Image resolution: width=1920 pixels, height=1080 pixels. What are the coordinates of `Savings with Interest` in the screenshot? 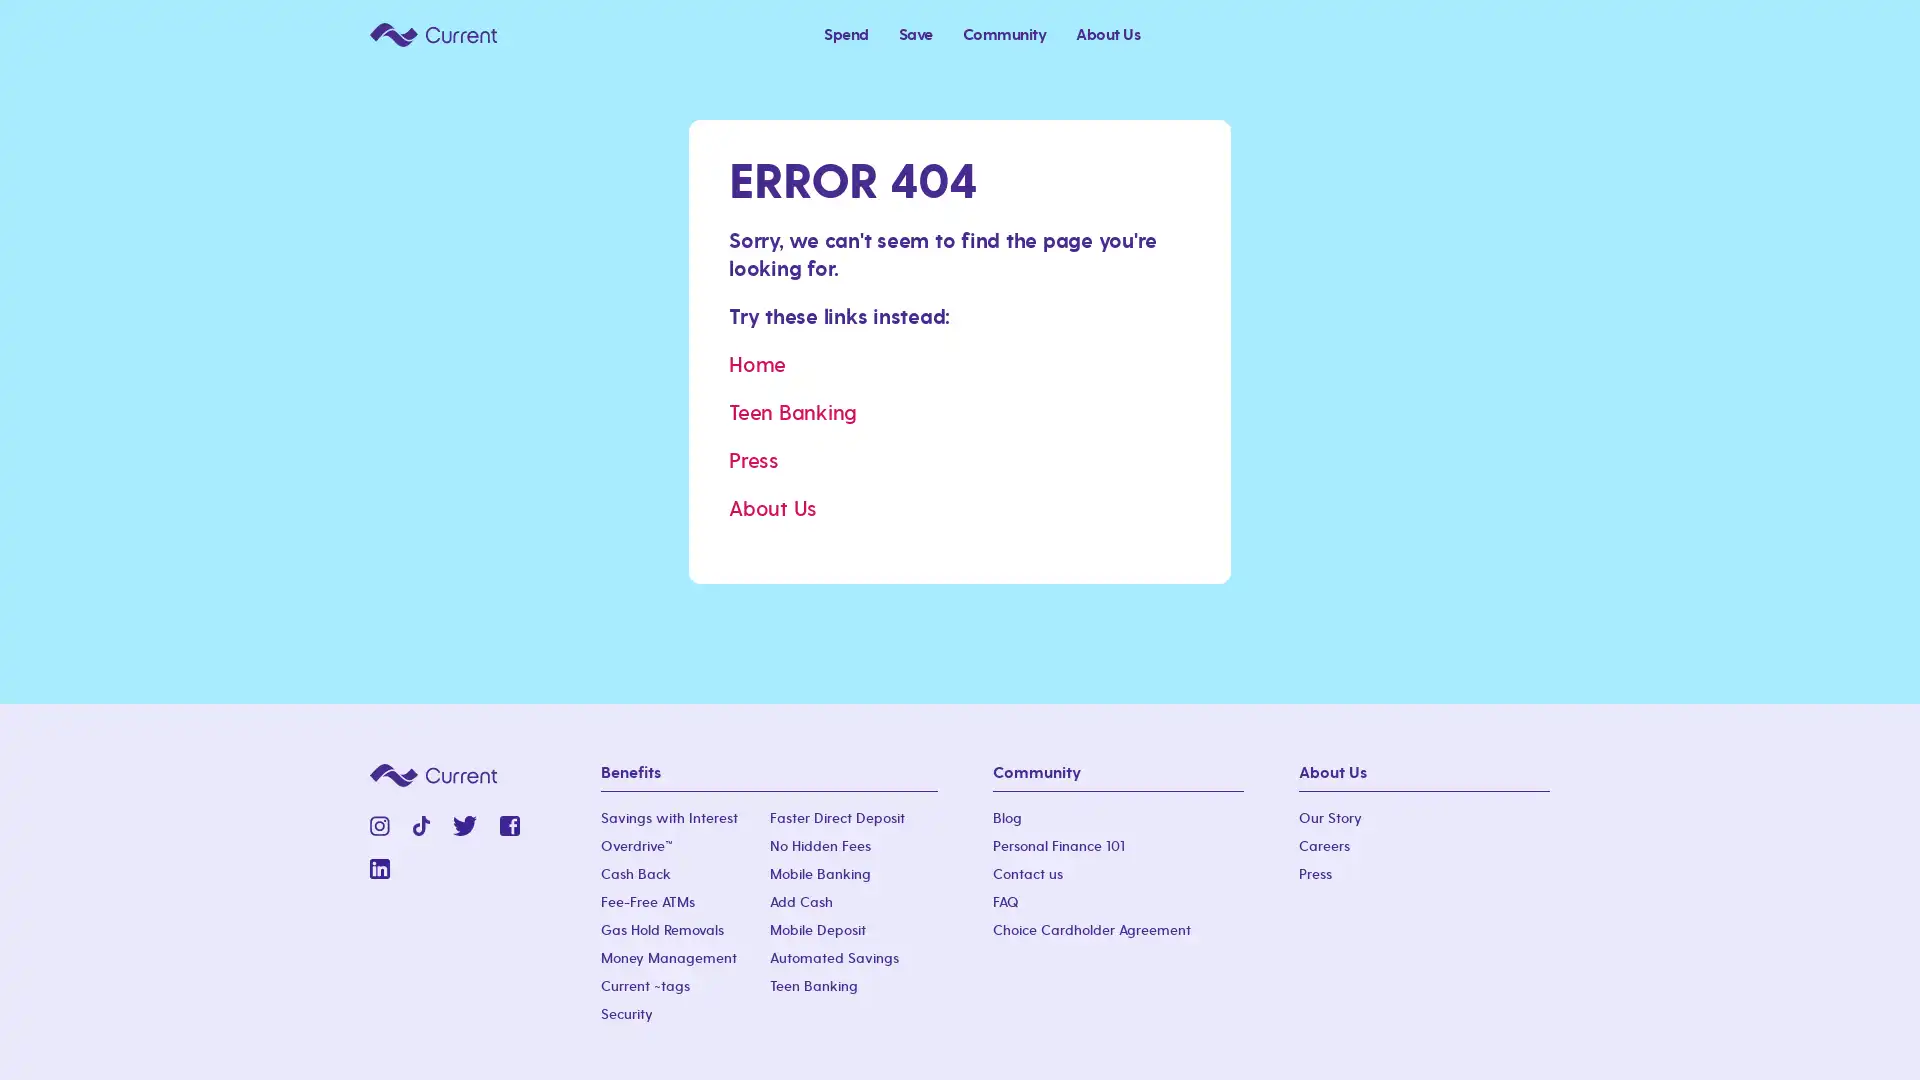 It's located at (669, 818).